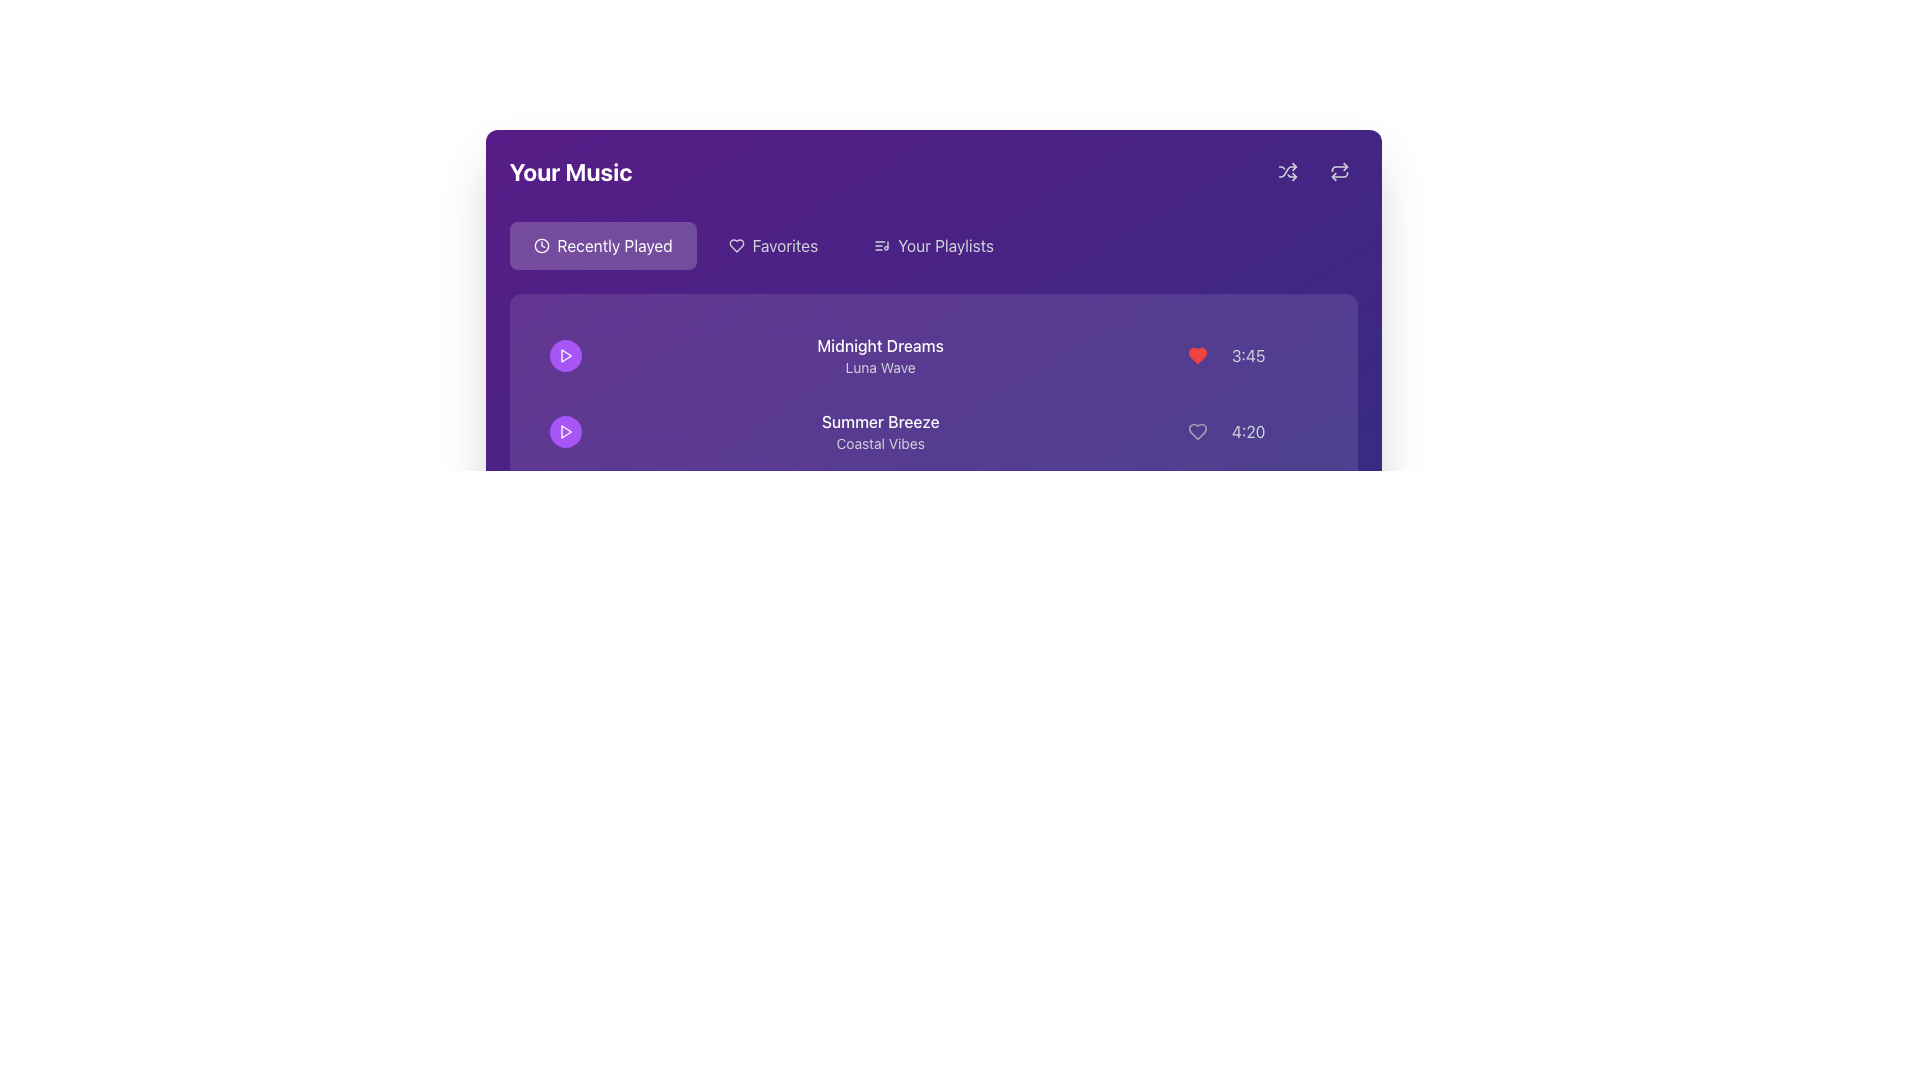 The height and width of the screenshot is (1080, 1920). What do you see at coordinates (1339, 171) in the screenshot?
I see `the repeat mode toggle button located in the top right corner of the interface, adjacent to the shuffle icon` at bounding box center [1339, 171].